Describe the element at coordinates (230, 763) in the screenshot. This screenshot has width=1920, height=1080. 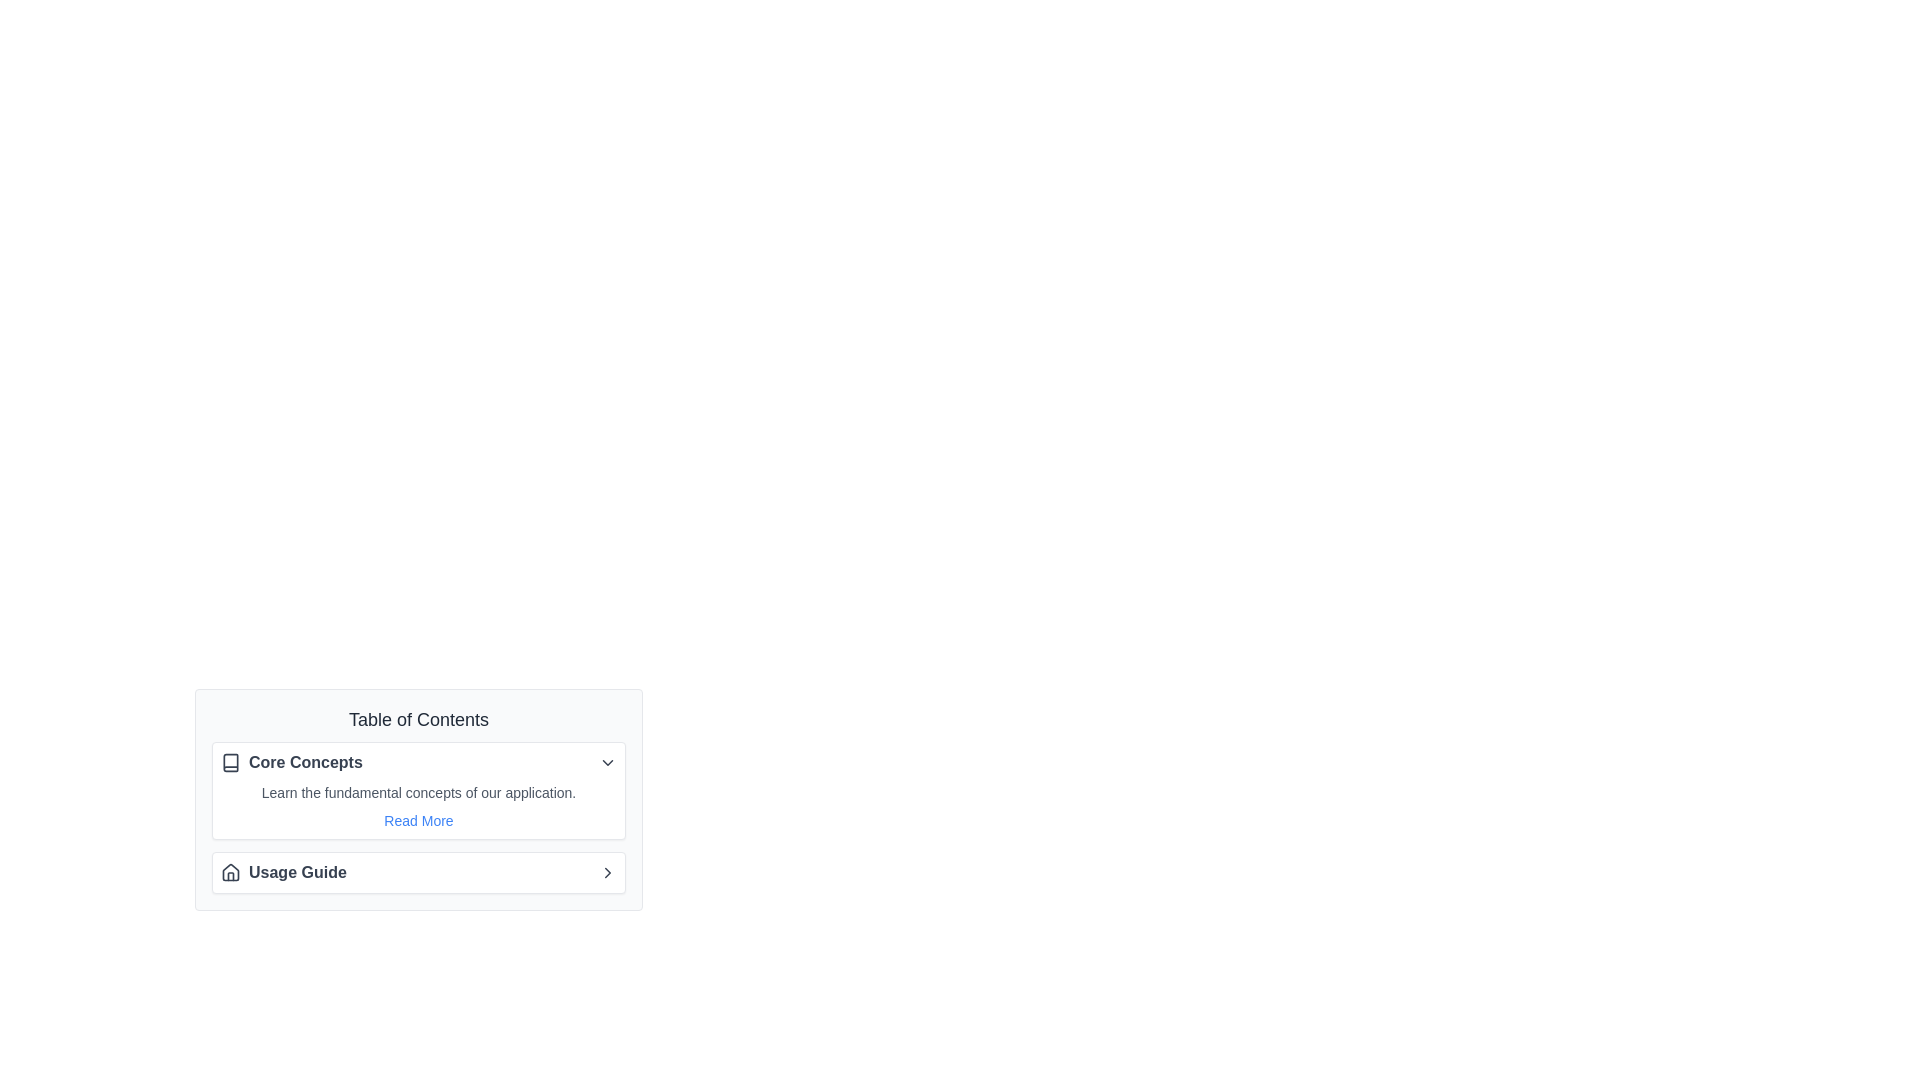
I see `the book icon located in the 'Core Concepts' section of the 'Table of Contents' panel` at that location.